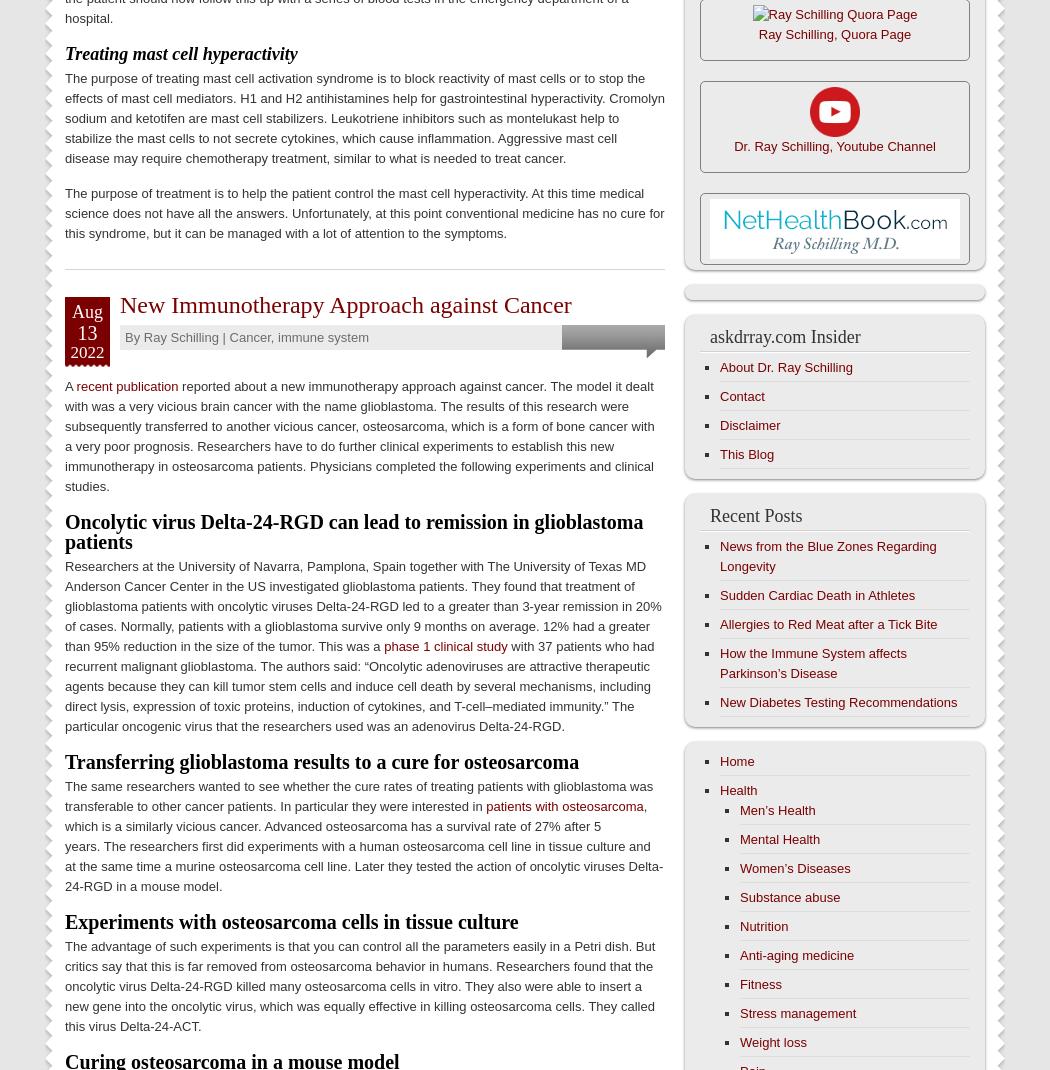 Image resolution: width=1050 pixels, height=1070 pixels. What do you see at coordinates (180, 336) in the screenshot?
I see `'Ray Schilling'` at bounding box center [180, 336].